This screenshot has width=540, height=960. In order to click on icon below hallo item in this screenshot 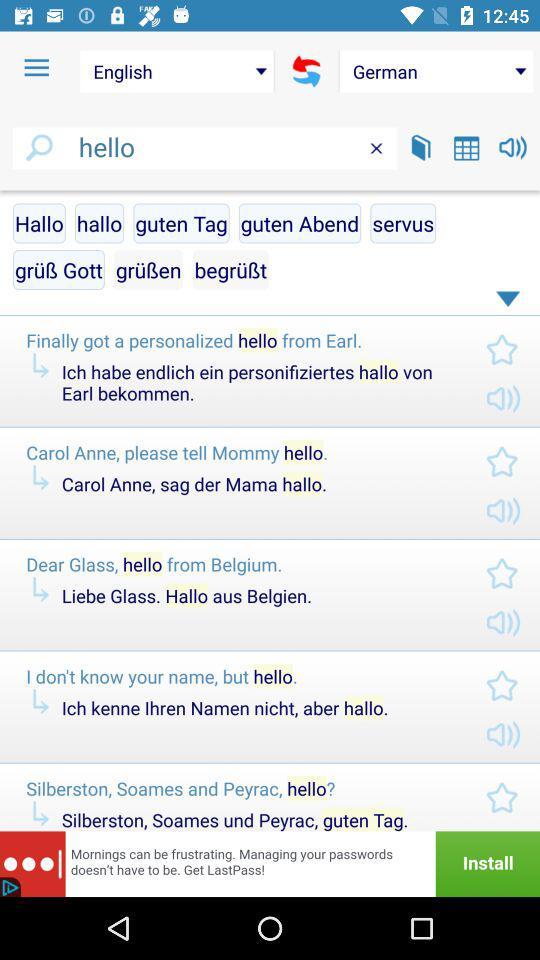, I will do `click(58, 268)`.